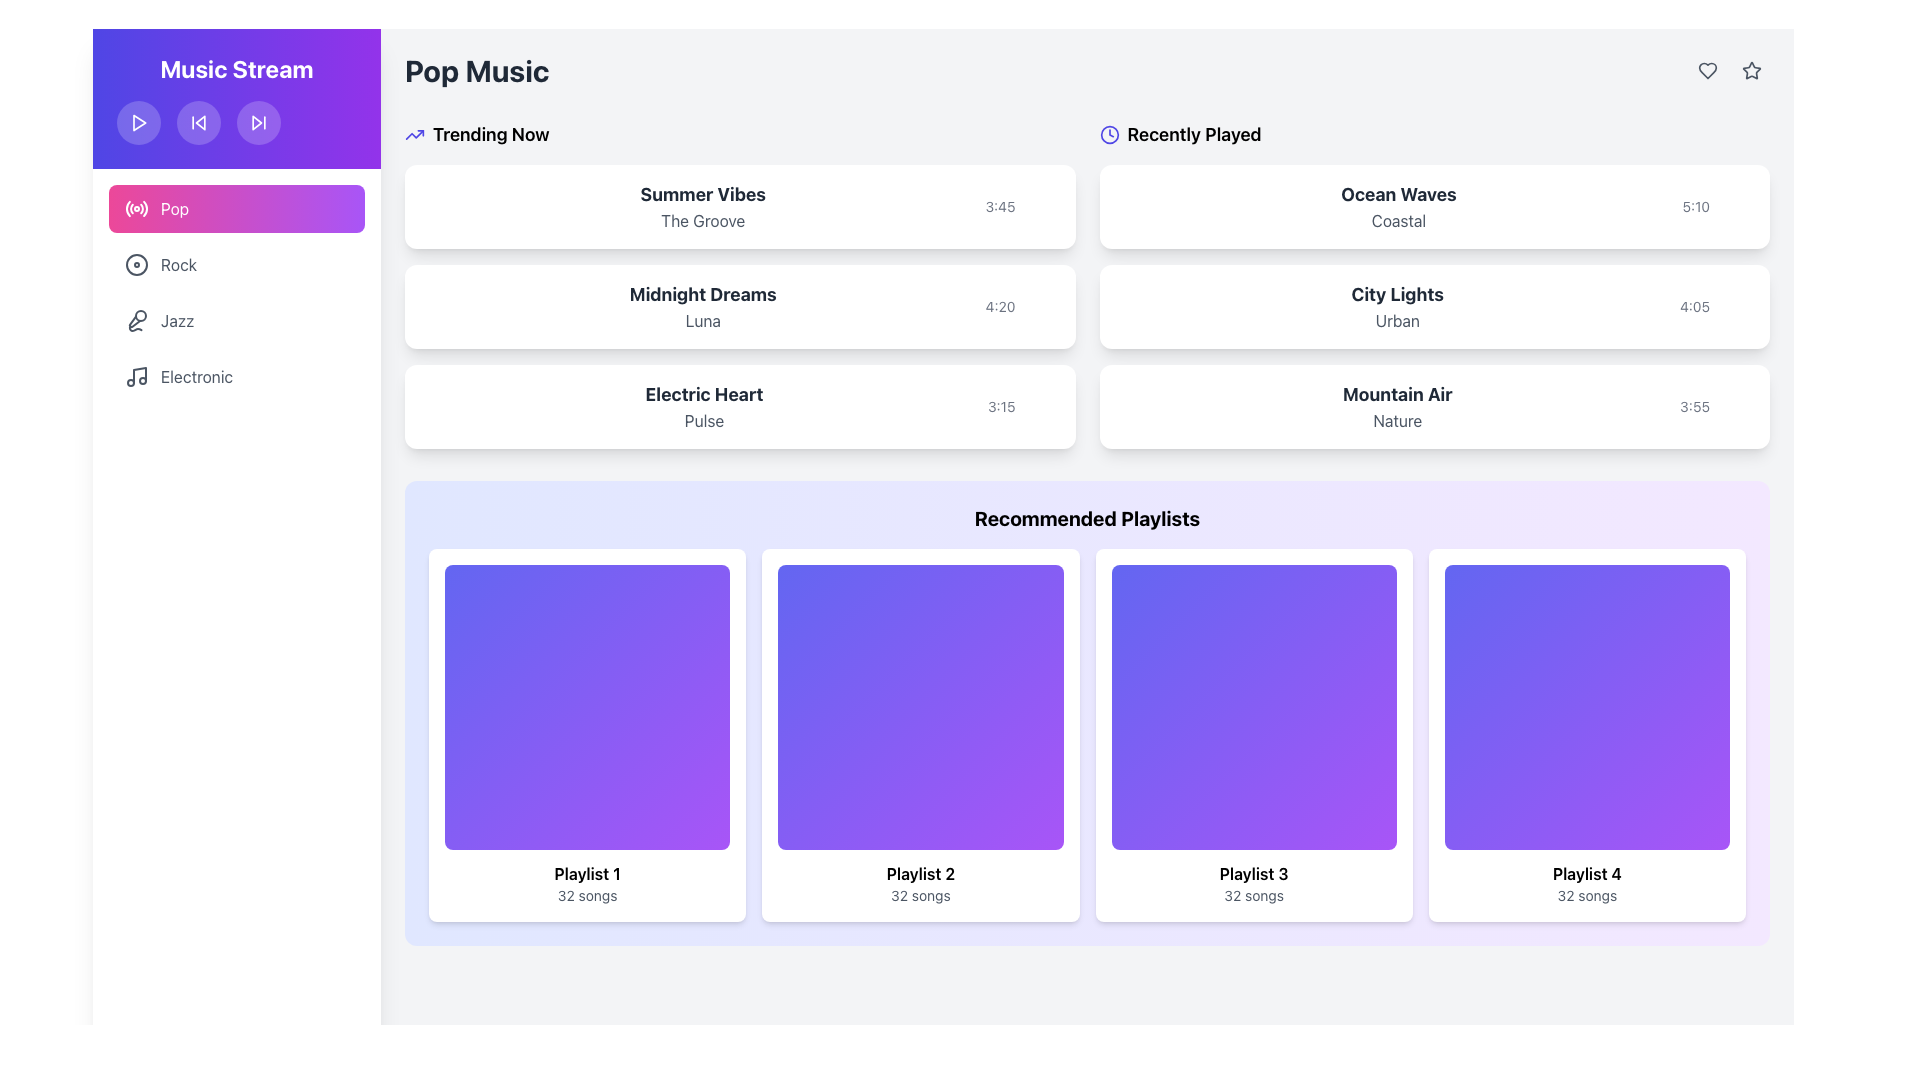 The image size is (1920, 1080). I want to click on text of the 'Nature' label located below the 'Mountain Air' title in the 'Recently Played' section, so click(1396, 419).